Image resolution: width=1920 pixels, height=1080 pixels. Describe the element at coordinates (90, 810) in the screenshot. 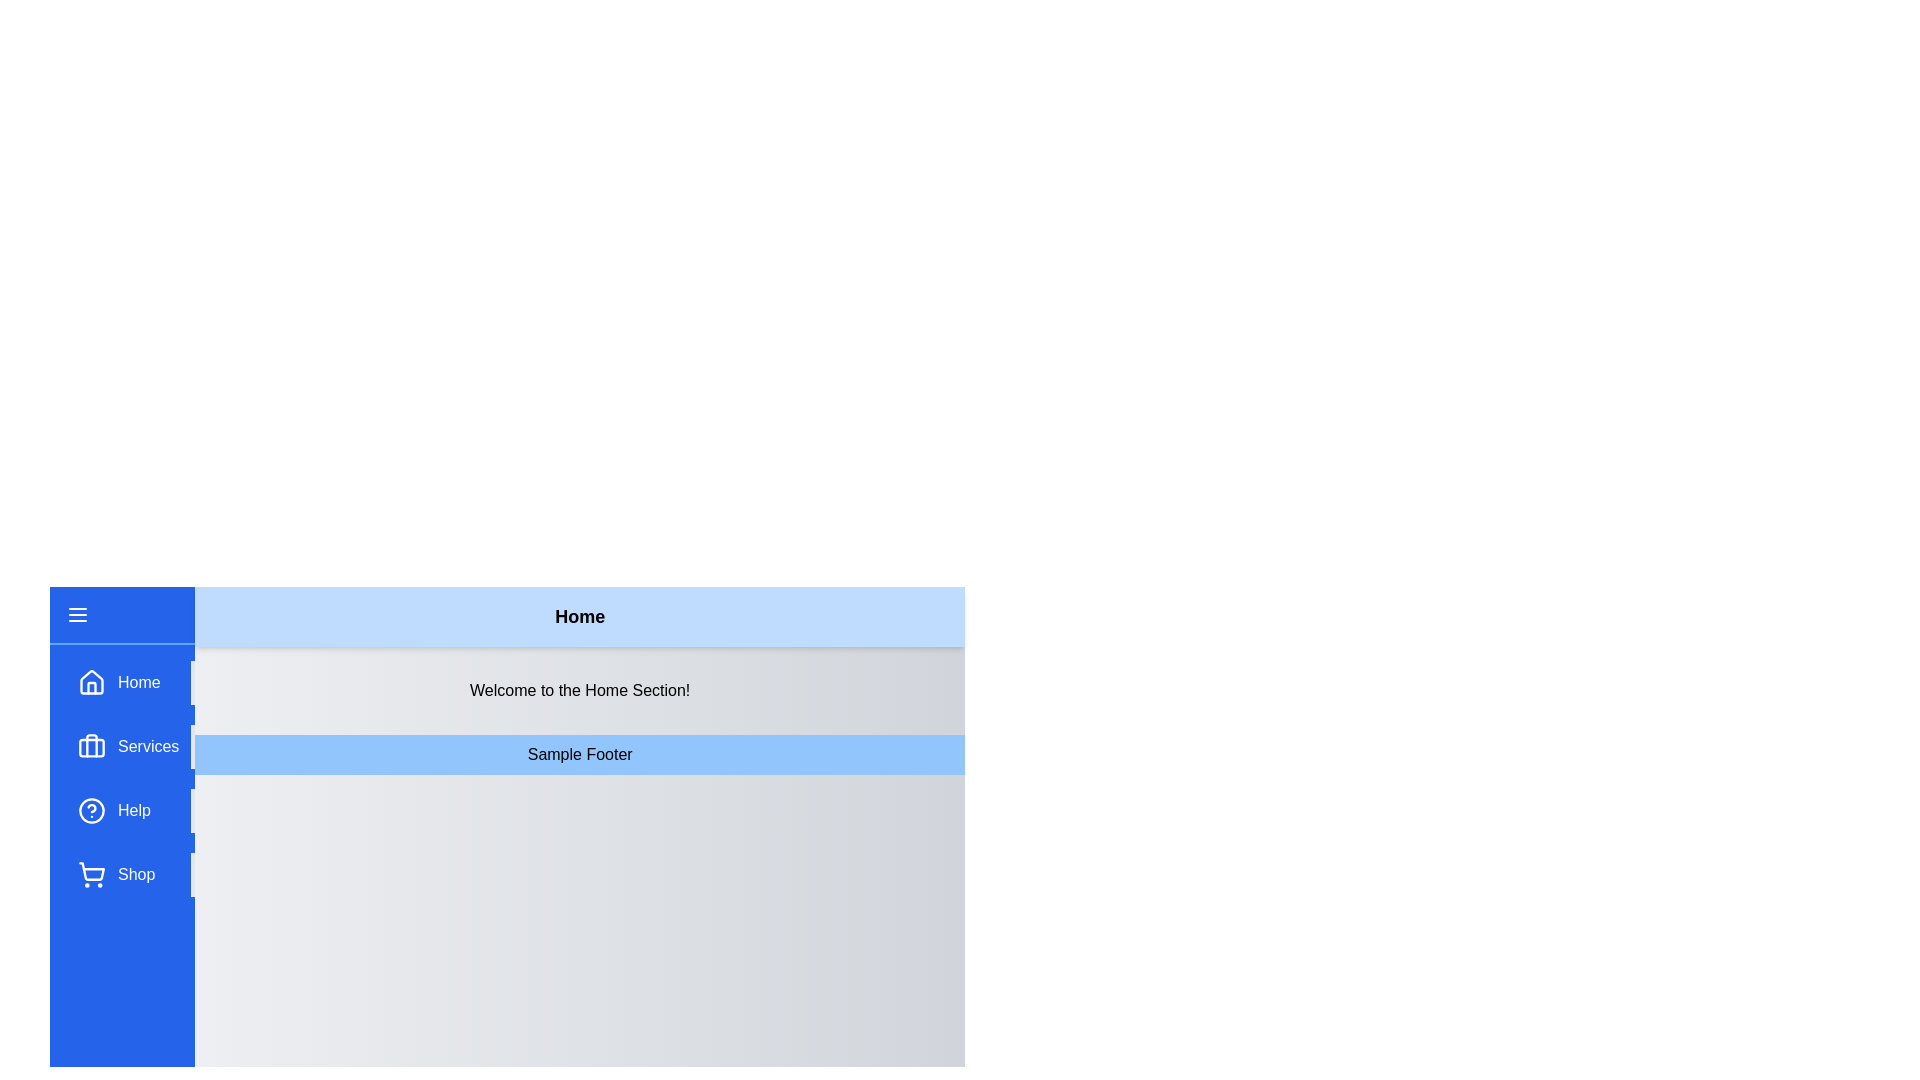

I see `the outermost circle of the 'Help' icon located` at that location.